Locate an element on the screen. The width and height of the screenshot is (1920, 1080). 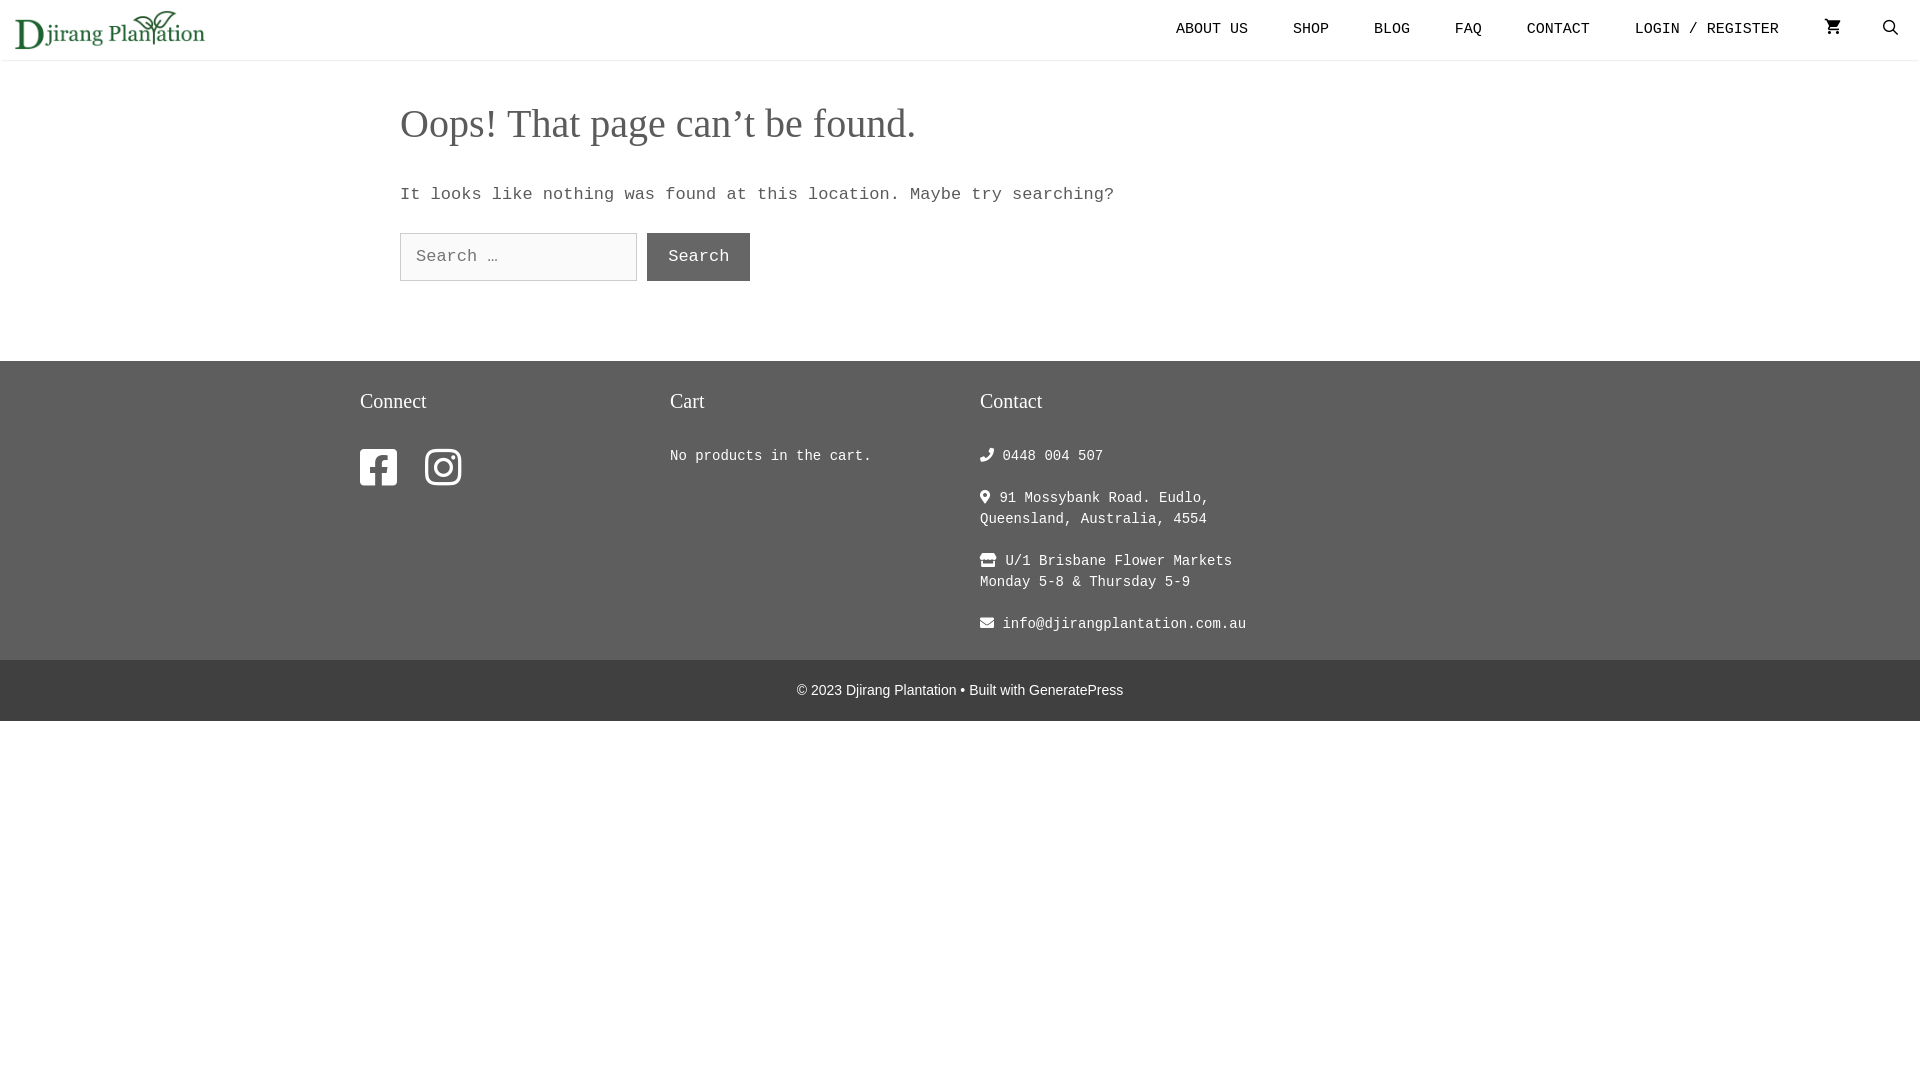
'Djirang Plantation' is located at coordinates (114, 30).